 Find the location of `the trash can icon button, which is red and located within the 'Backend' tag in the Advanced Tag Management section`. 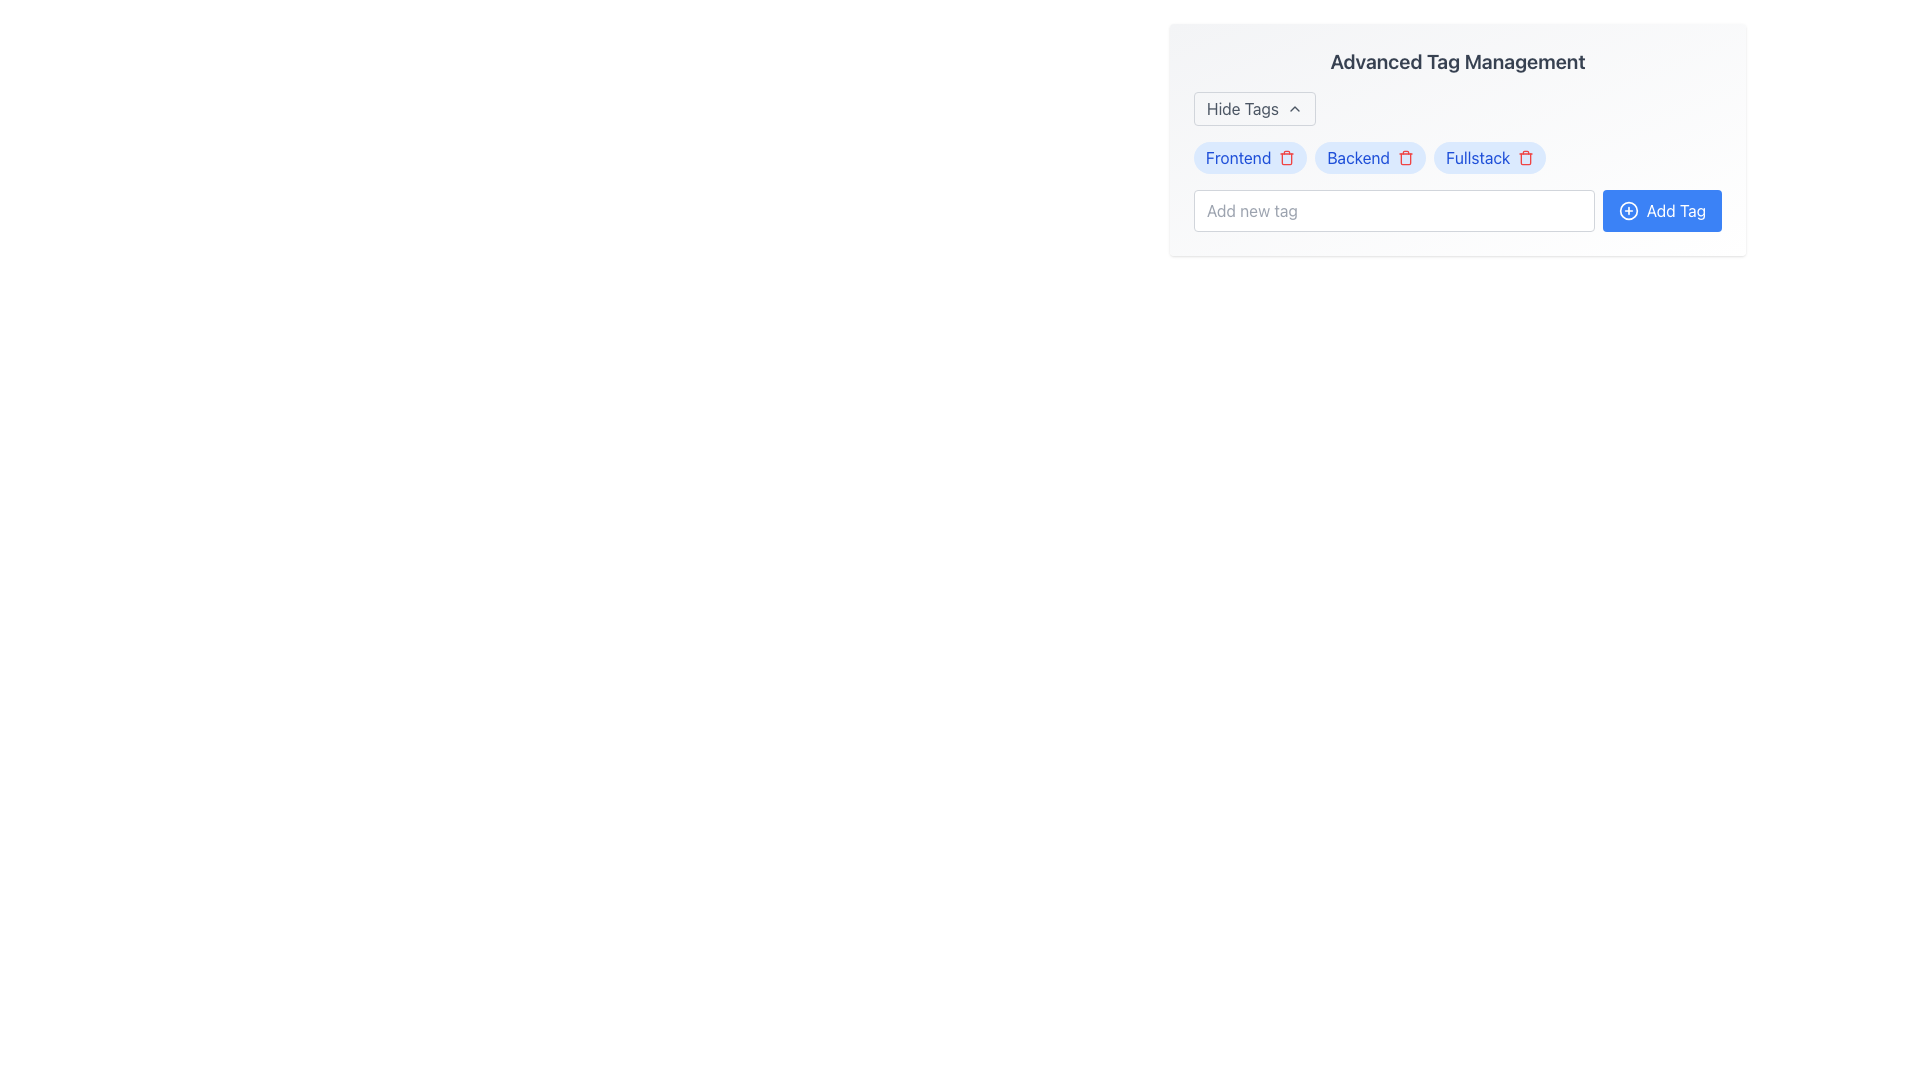

the trash can icon button, which is red and located within the 'Backend' tag in the Advanced Tag Management section is located at coordinates (1405, 157).